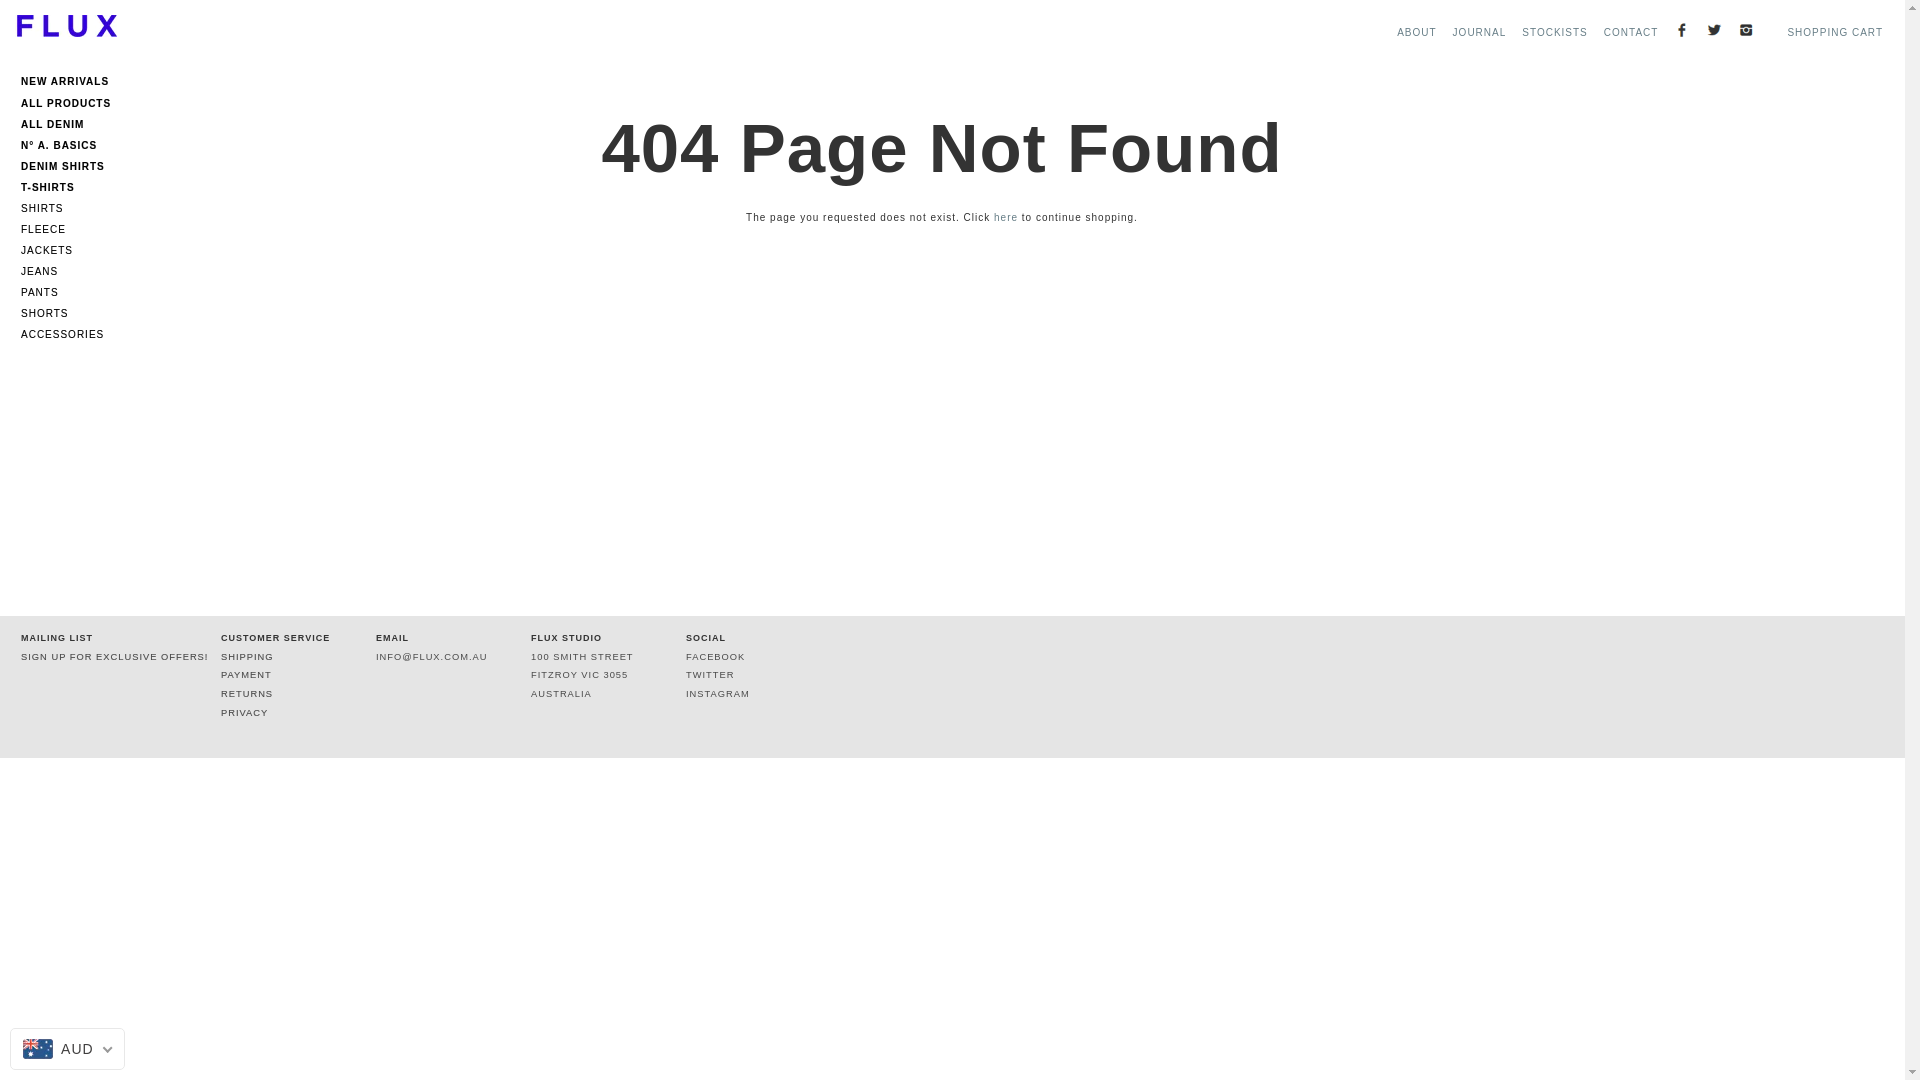 The width and height of the screenshot is (1920, 1080). I want to click on 'here', so click(1006, 217).